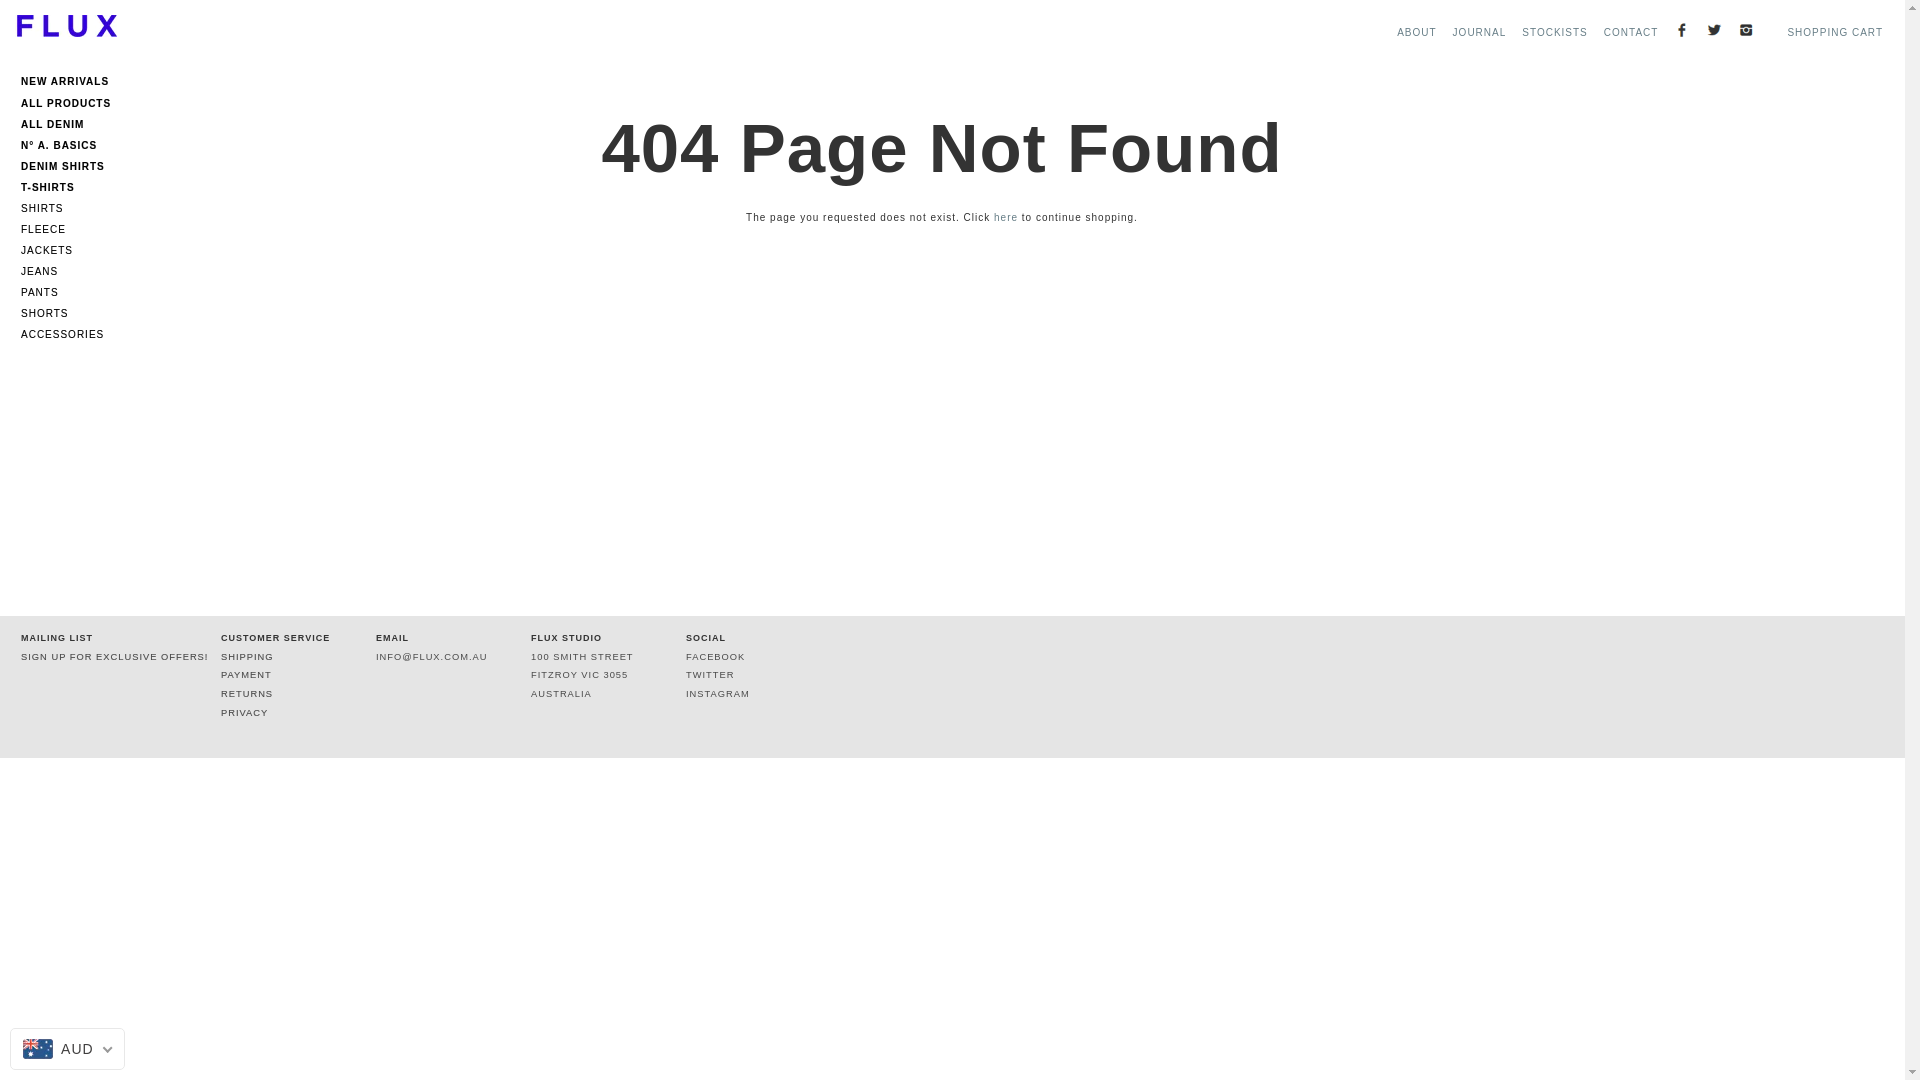 The width and height of the screenshot is (1920, 1080). I want to click on 'here', so click(1006, 217).